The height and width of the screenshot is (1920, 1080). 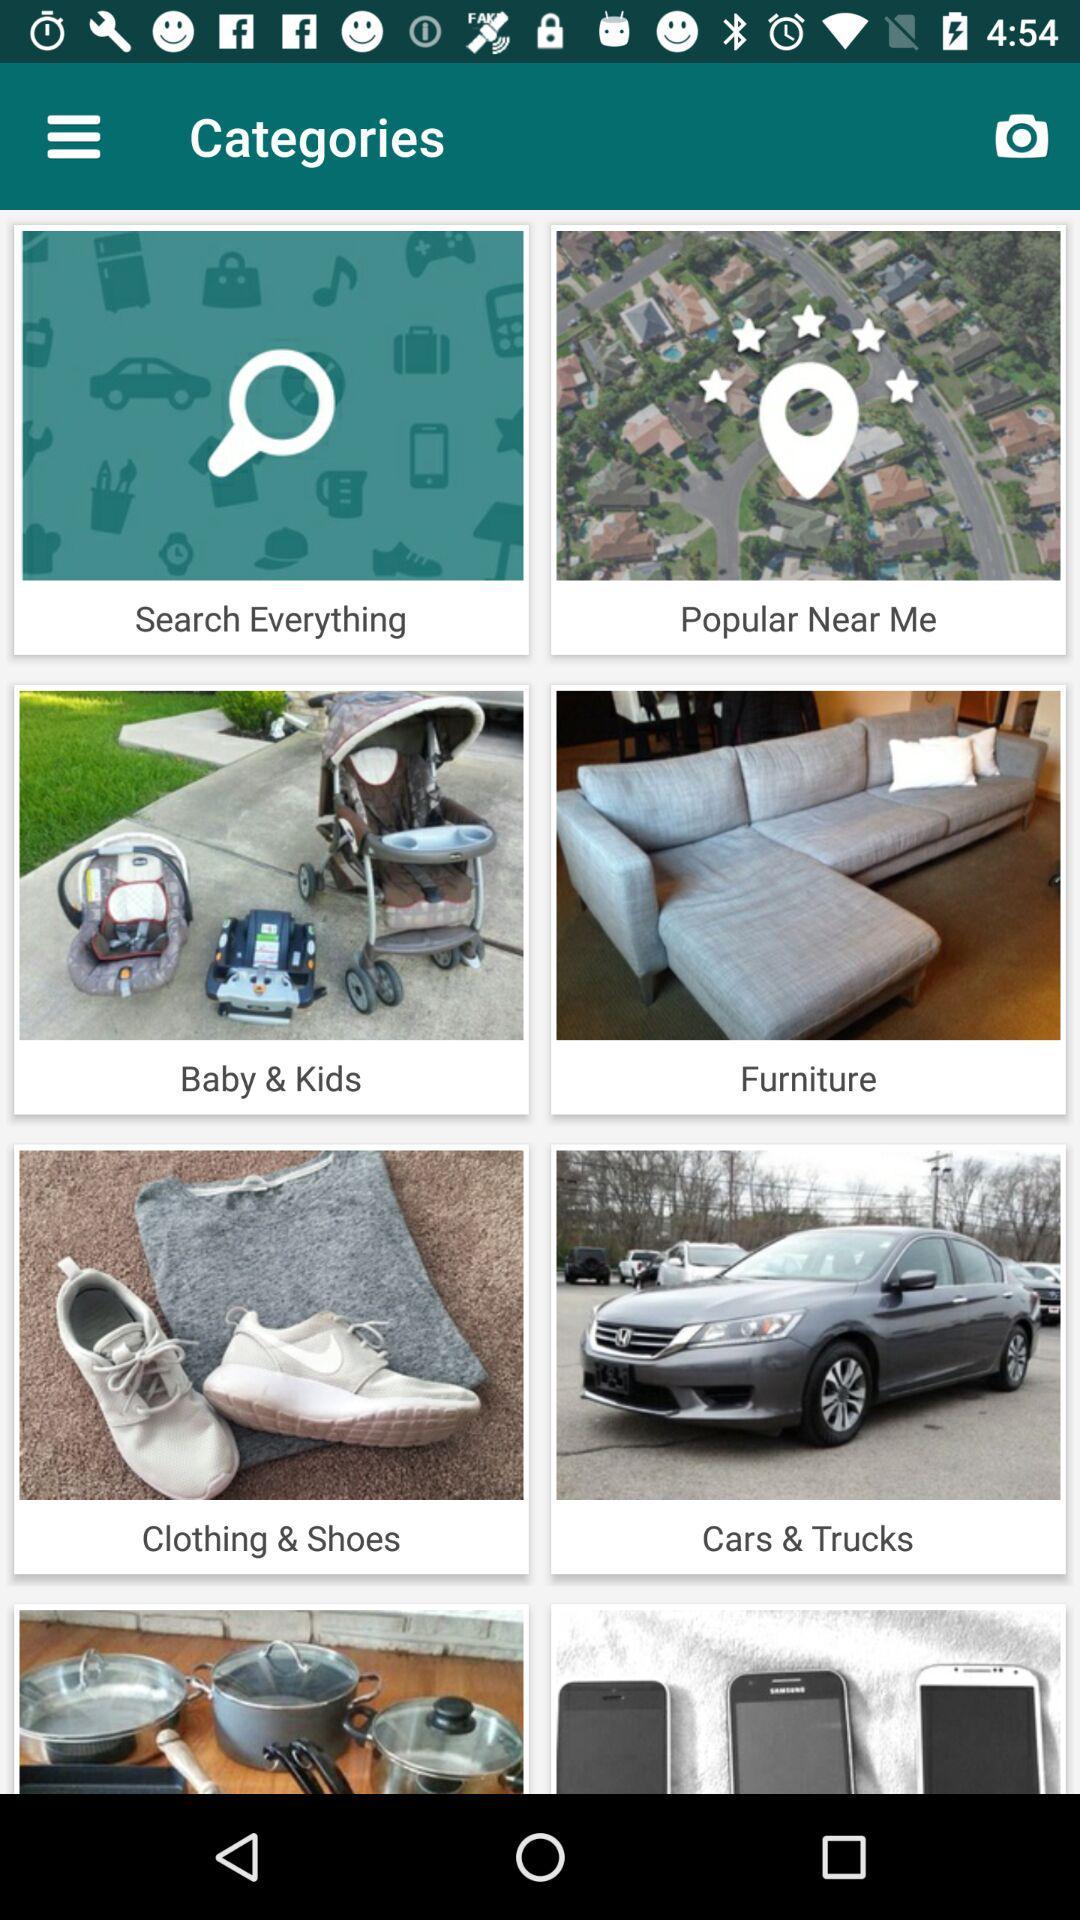 What do you see at coordinates (72, 135) in the screenshot?
I see `the item to the left of the categories item` at bounding box center [72, 135].